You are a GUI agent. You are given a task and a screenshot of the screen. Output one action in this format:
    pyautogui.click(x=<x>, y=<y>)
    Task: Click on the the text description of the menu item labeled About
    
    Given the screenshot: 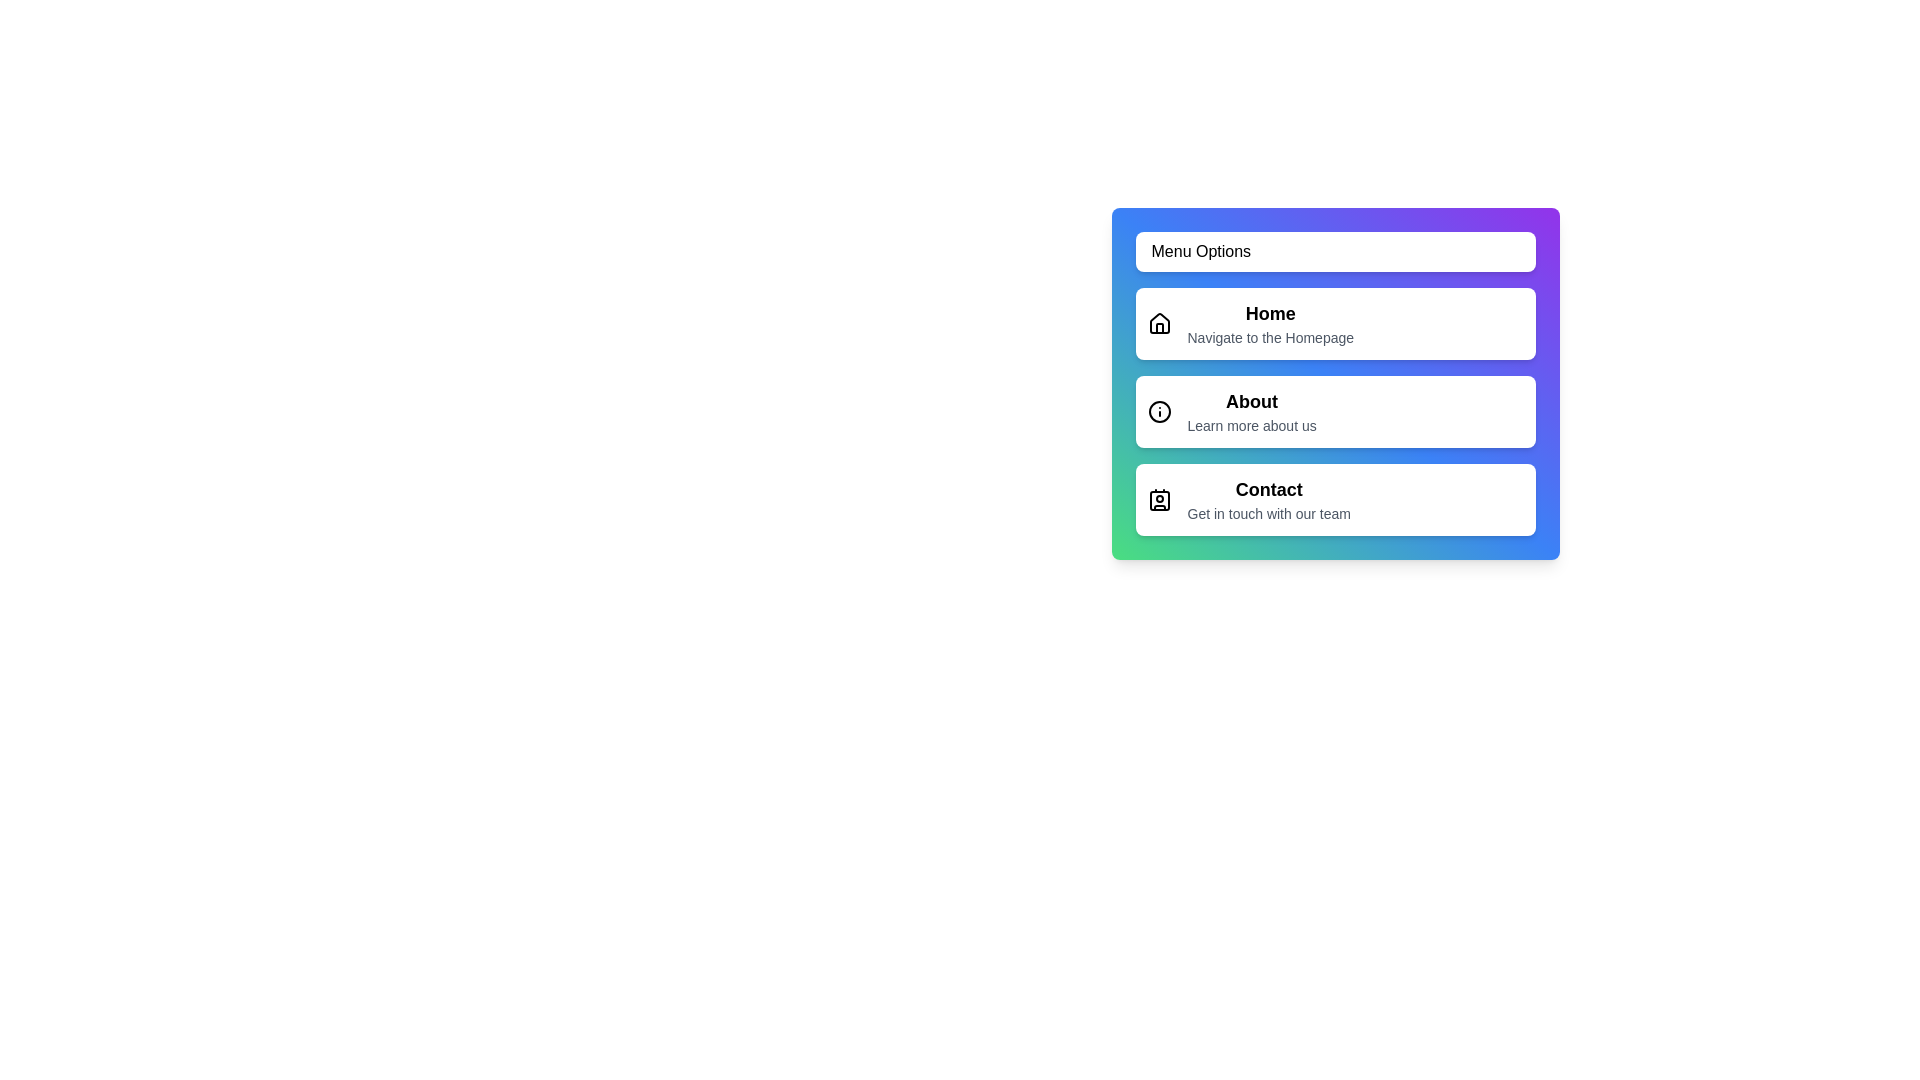 What is the action you would take?
    pyautogui.click(x=1251, y=424)
    